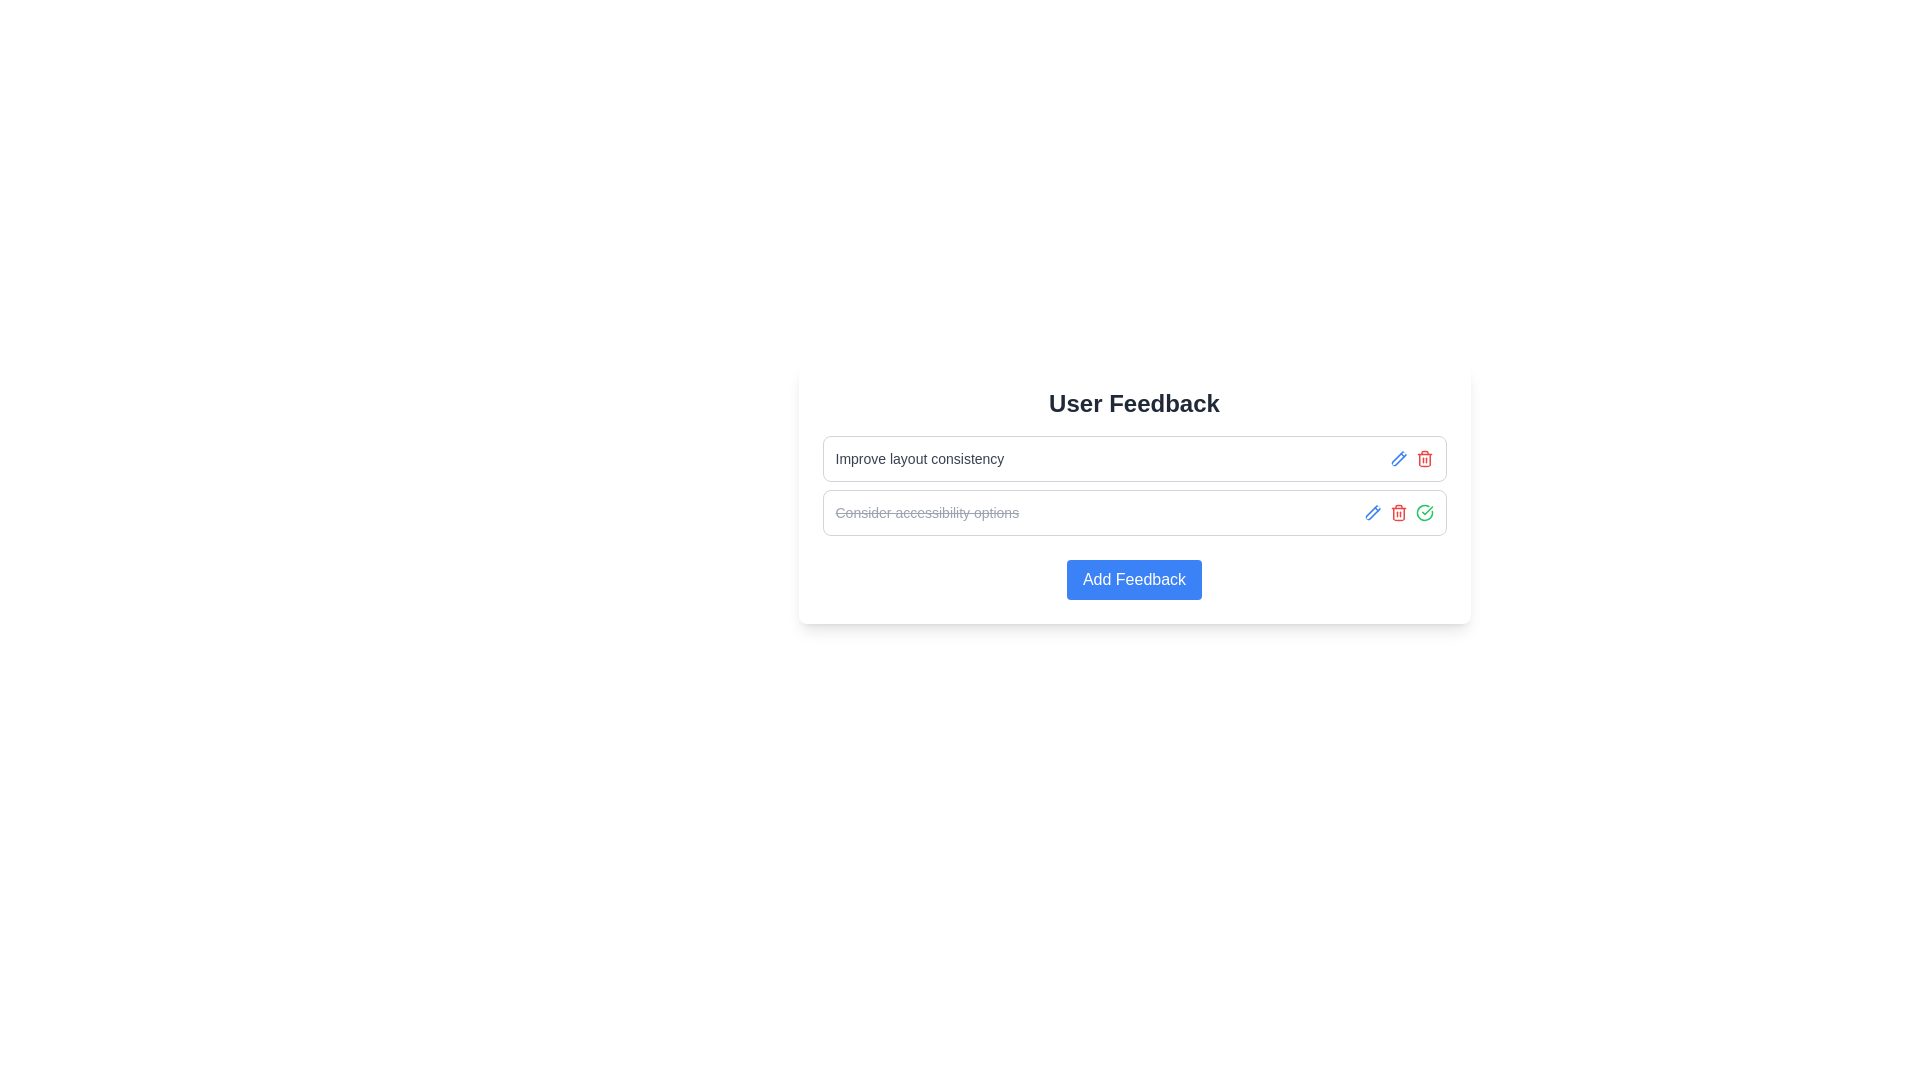 The width and height of the screenshot is (1920, 1080). What do you see at coordinates (1423, 512) in the screenshot?
I see `the confirmation icon button located on the rightmost side of its group, which is the third icon in the row for the second item of the list to confirm the action` at bounding box center [1423, 512].